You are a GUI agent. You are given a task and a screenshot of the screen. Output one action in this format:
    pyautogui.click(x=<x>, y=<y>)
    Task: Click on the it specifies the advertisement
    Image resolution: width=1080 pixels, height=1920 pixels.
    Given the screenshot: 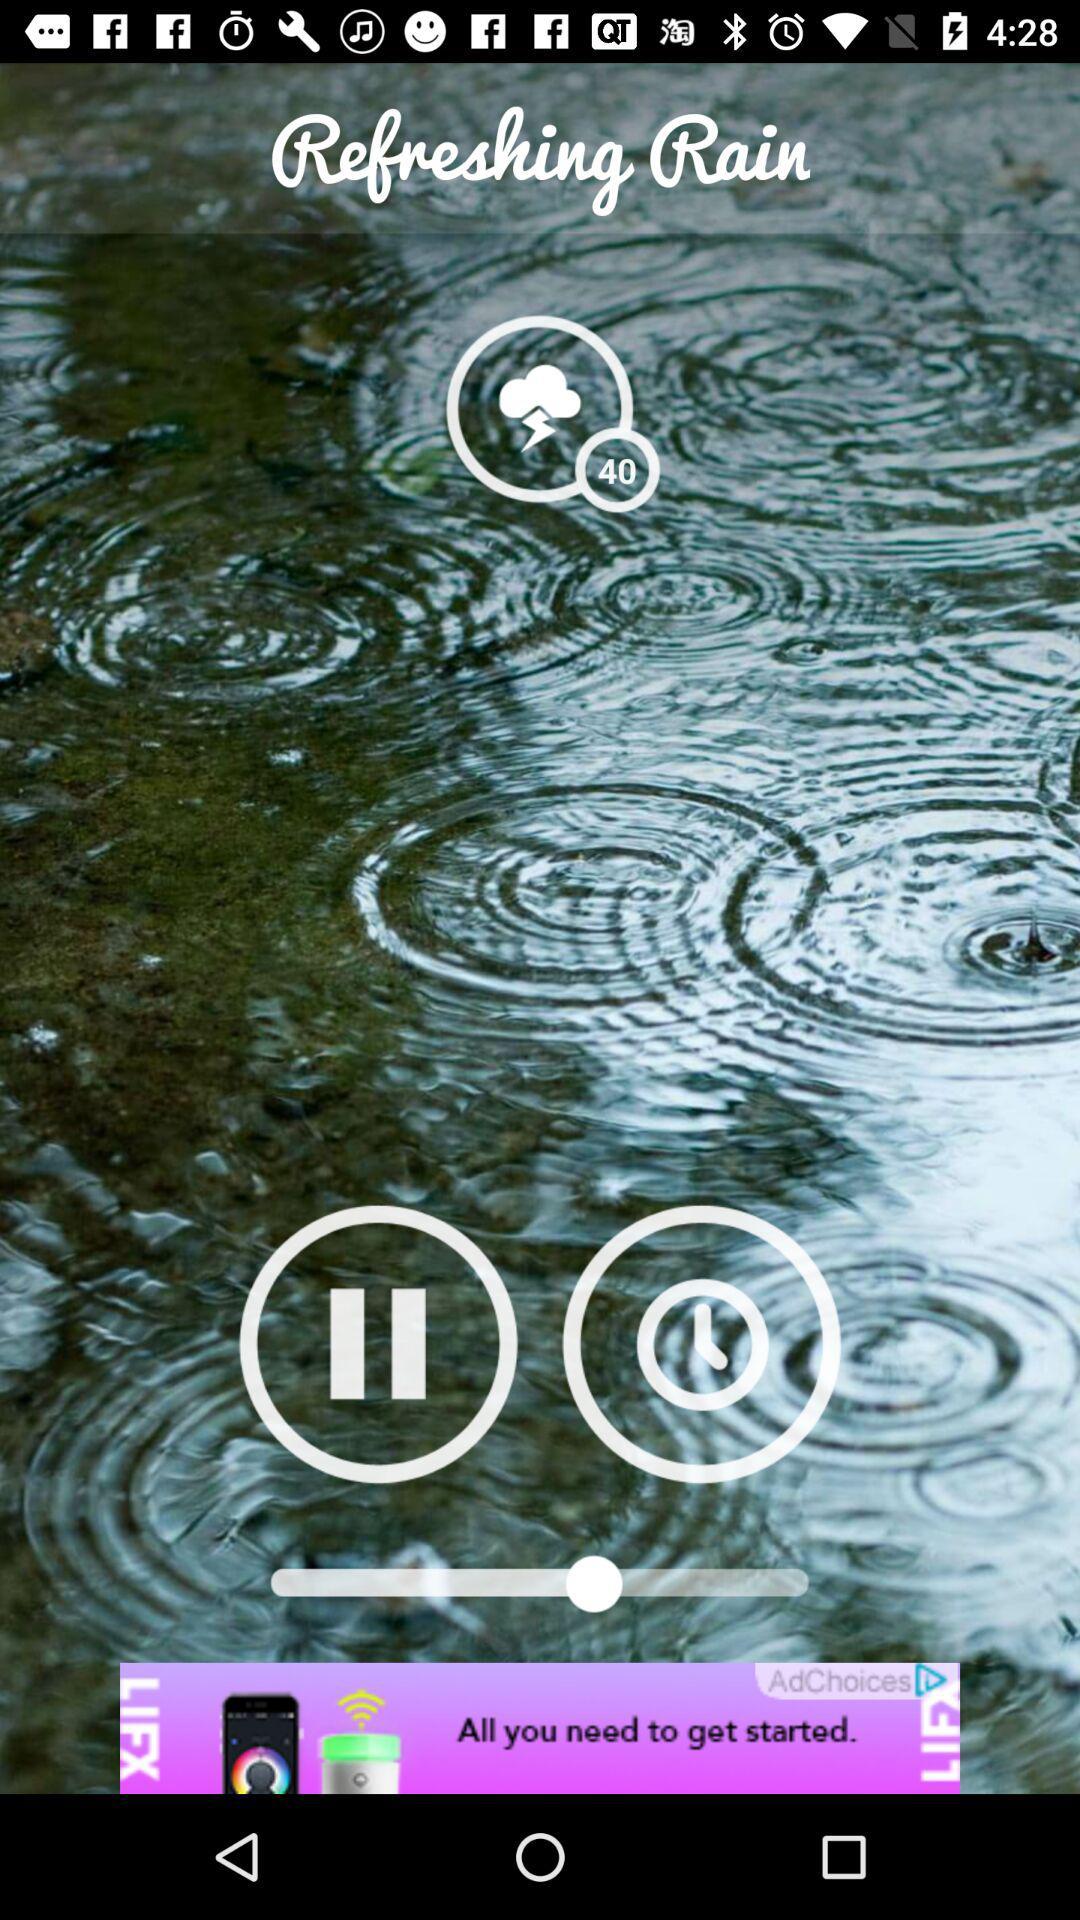 What is the action you would take?
    pyautogui.click(x=540, y=1727)
    